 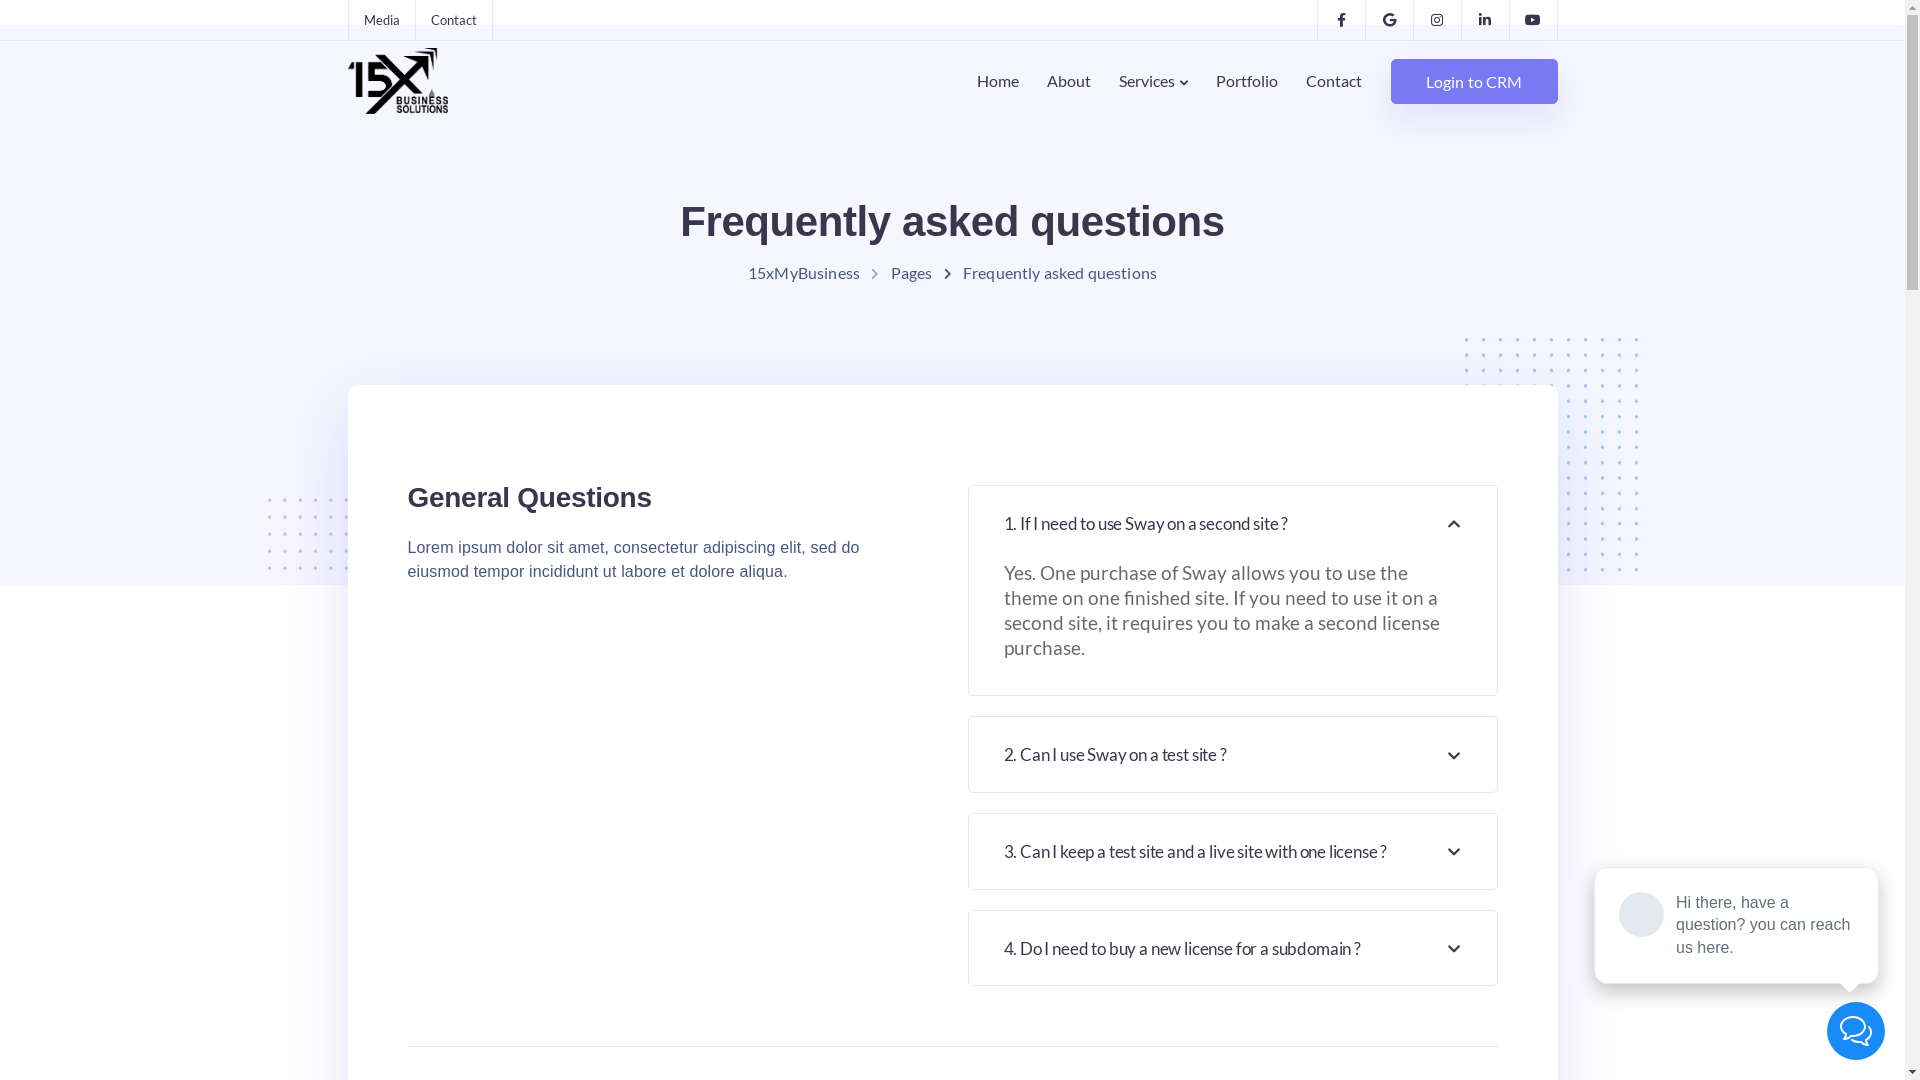 What do you see at coordinates (1104, 741) in the screenshot?
I see `'15X Intake Form'` at bounding box center [1104, 741].